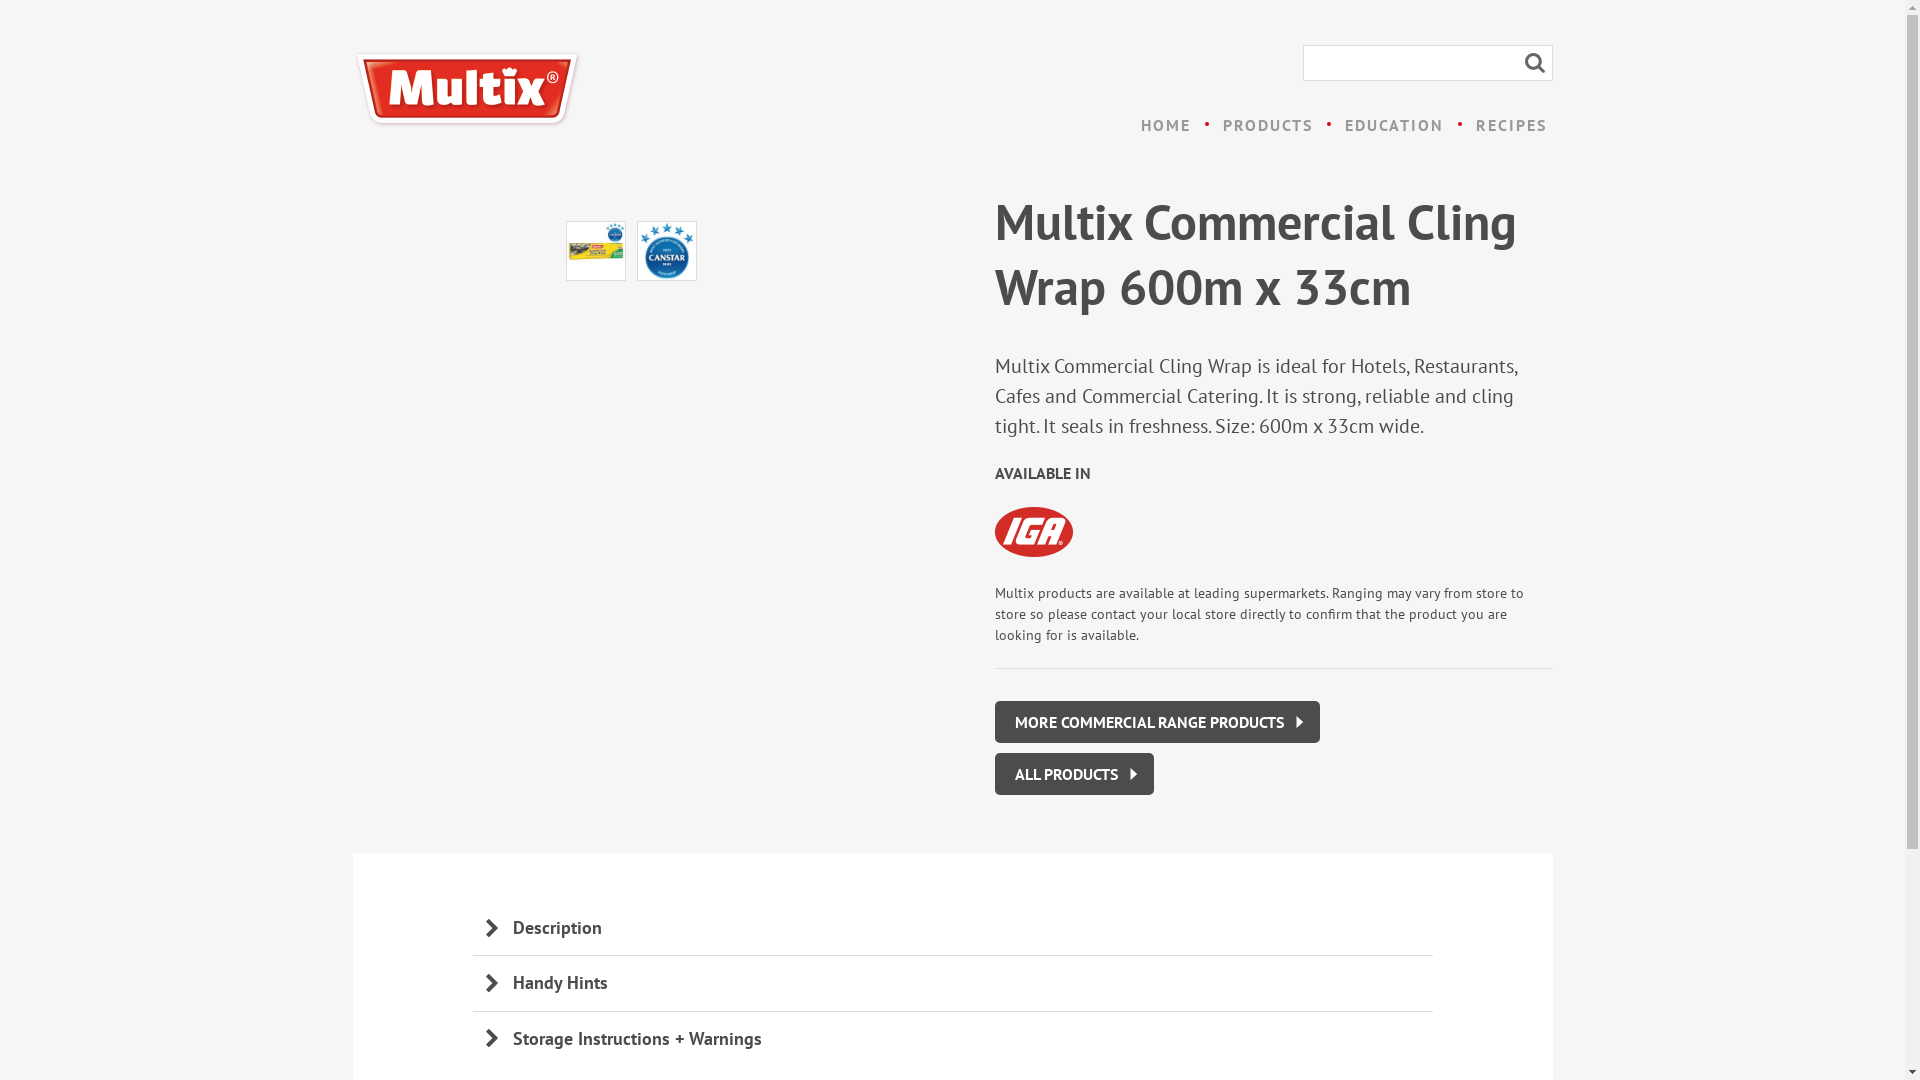 This screenshot has height=1080, width=1920. What do you see at coordinates (1046, 559) in the screenshot?
I see `'IGA'` at bounding box center [1046, 559].